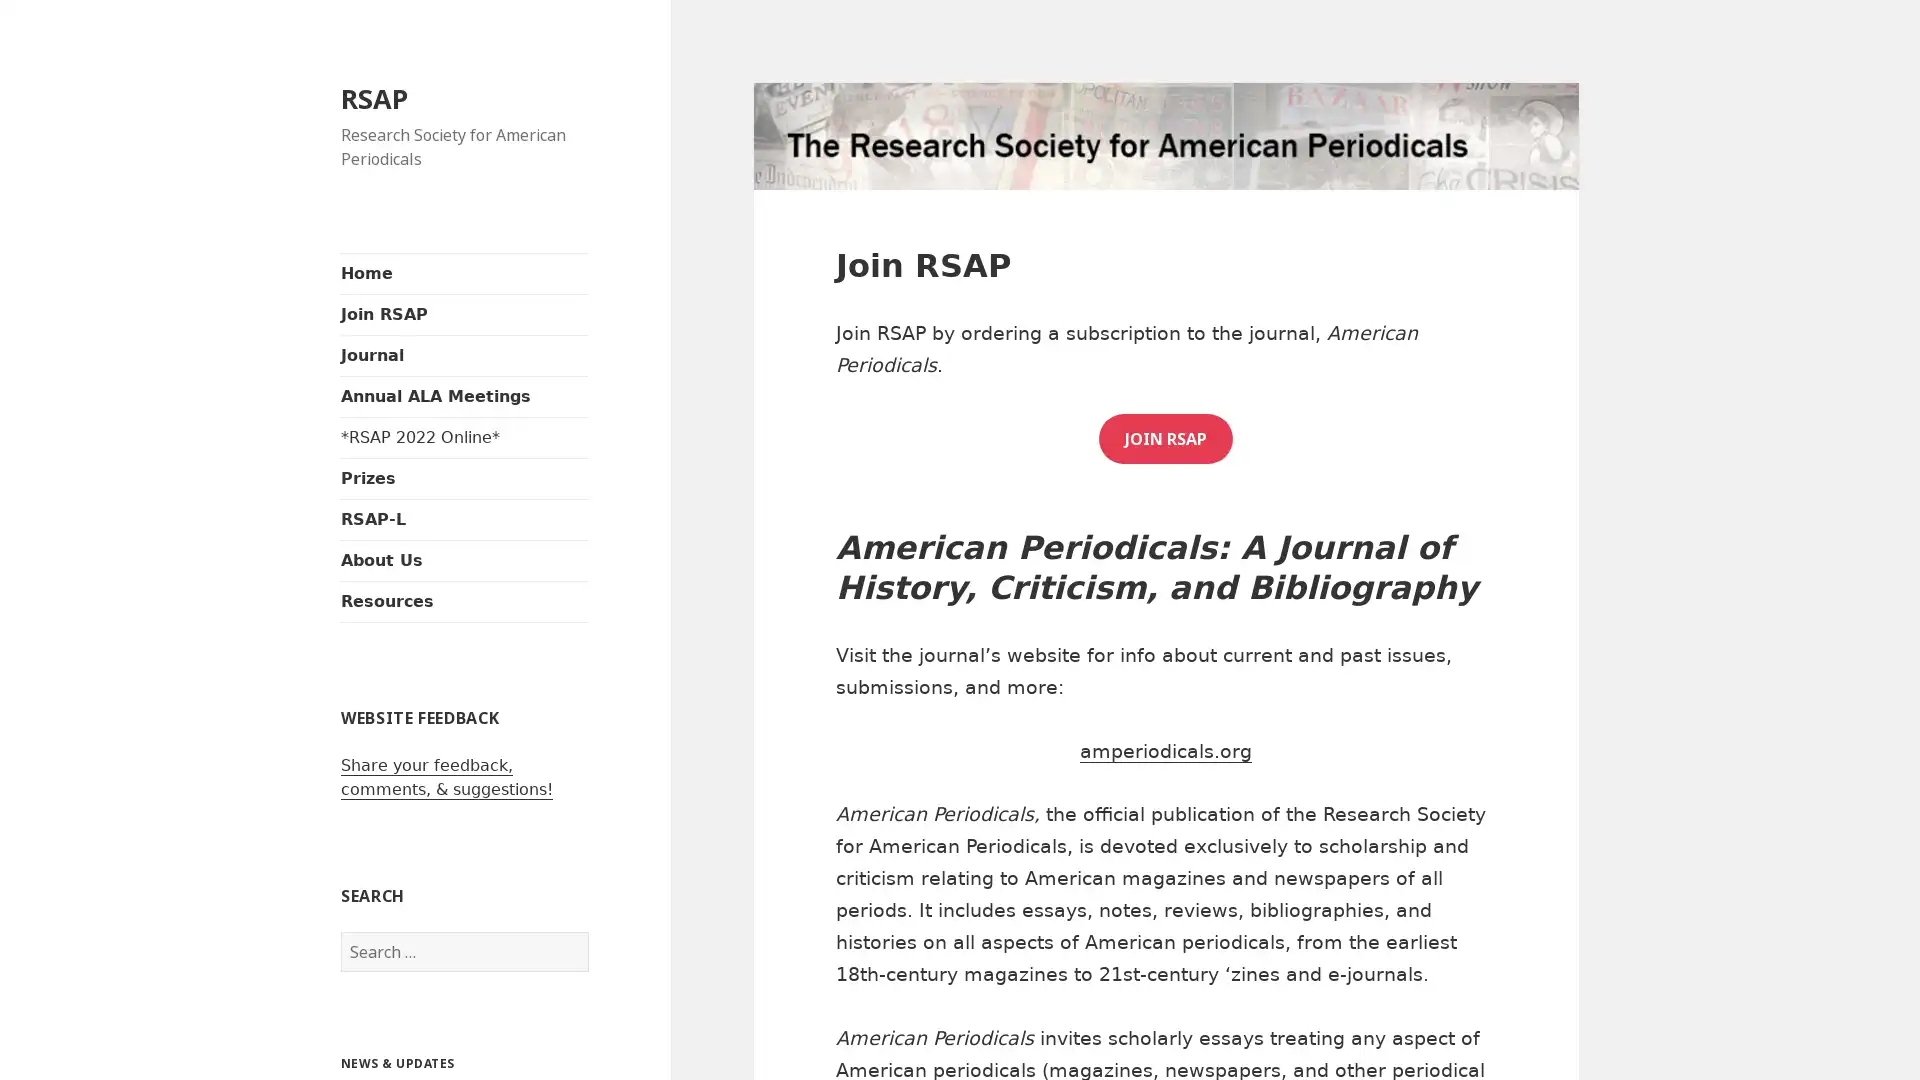 The image size is (1920, 1080). Describe the element at coordinates (587, 932) in the screenshot. I see `Search` at that location.